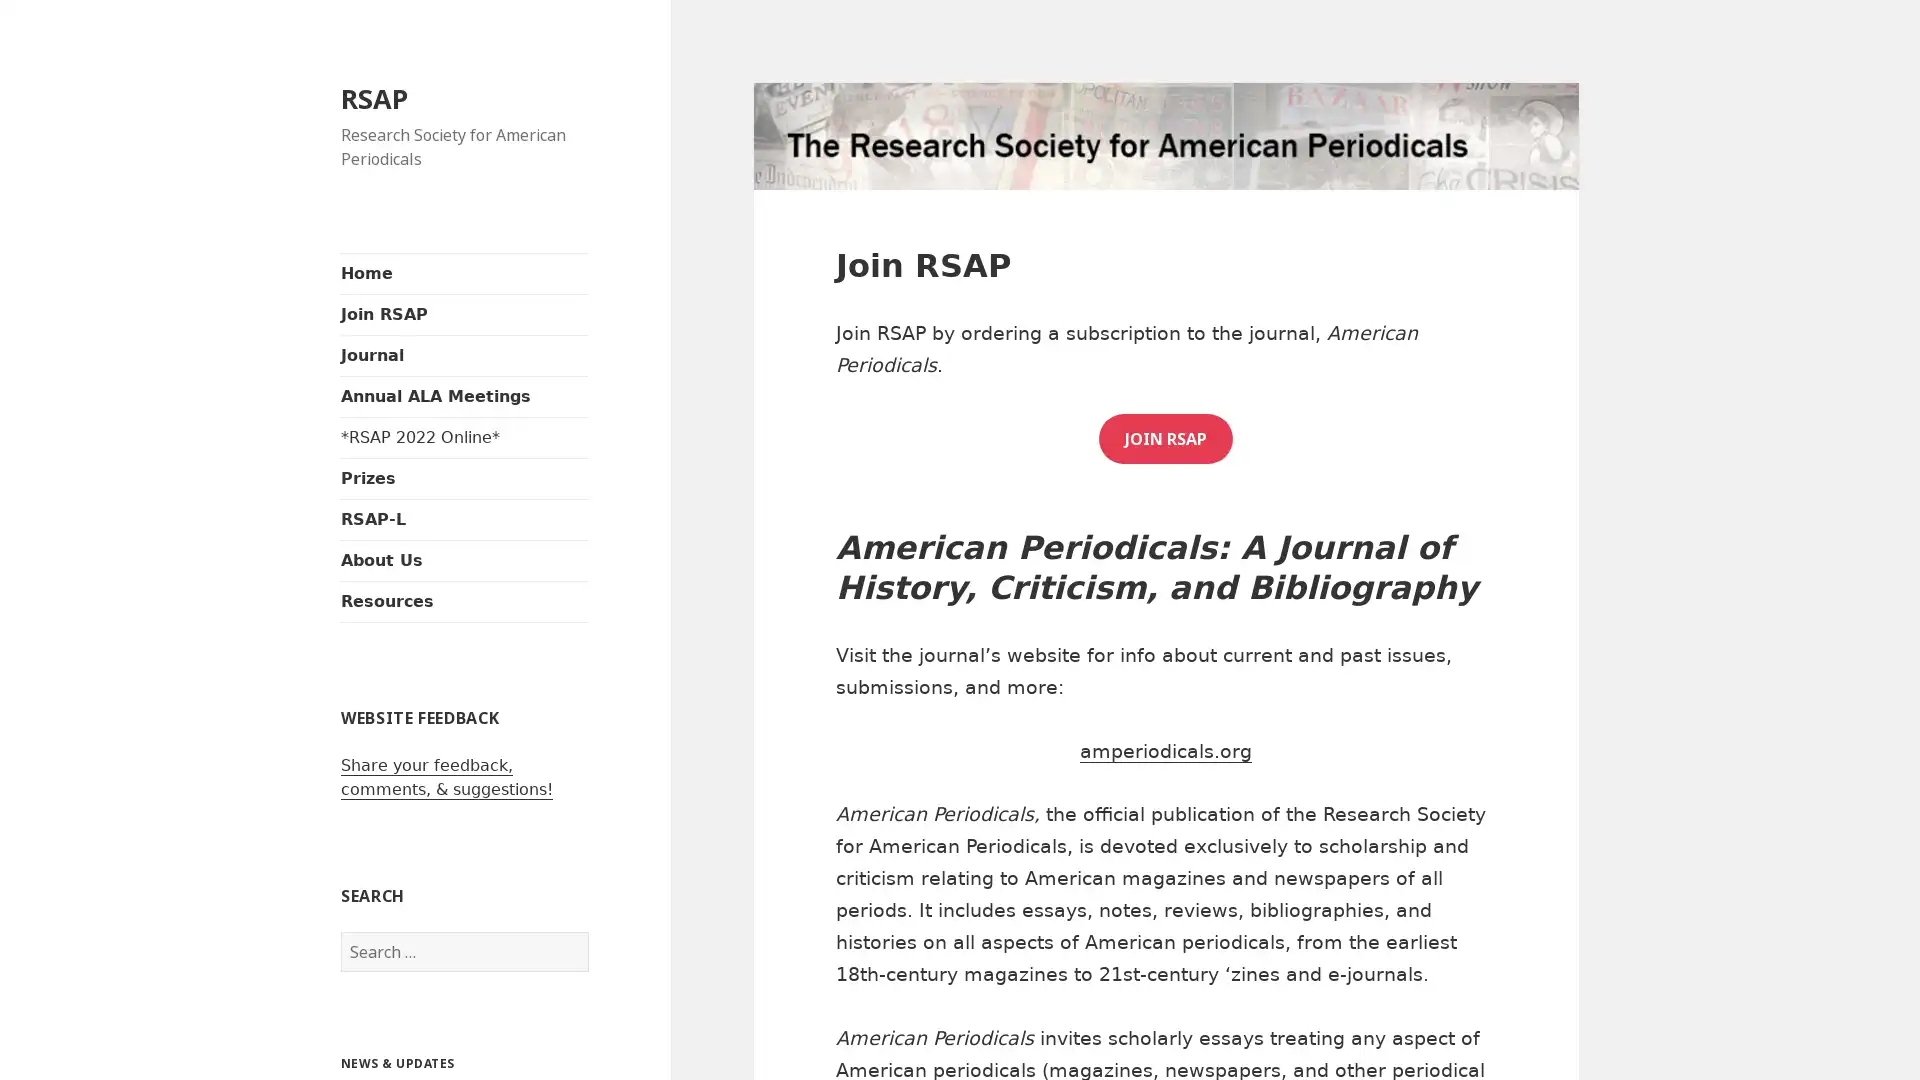 The image size is (1920, 1080). Describe the element at coordinates (587, 932) in the screenshot. I see `Search` at that location.